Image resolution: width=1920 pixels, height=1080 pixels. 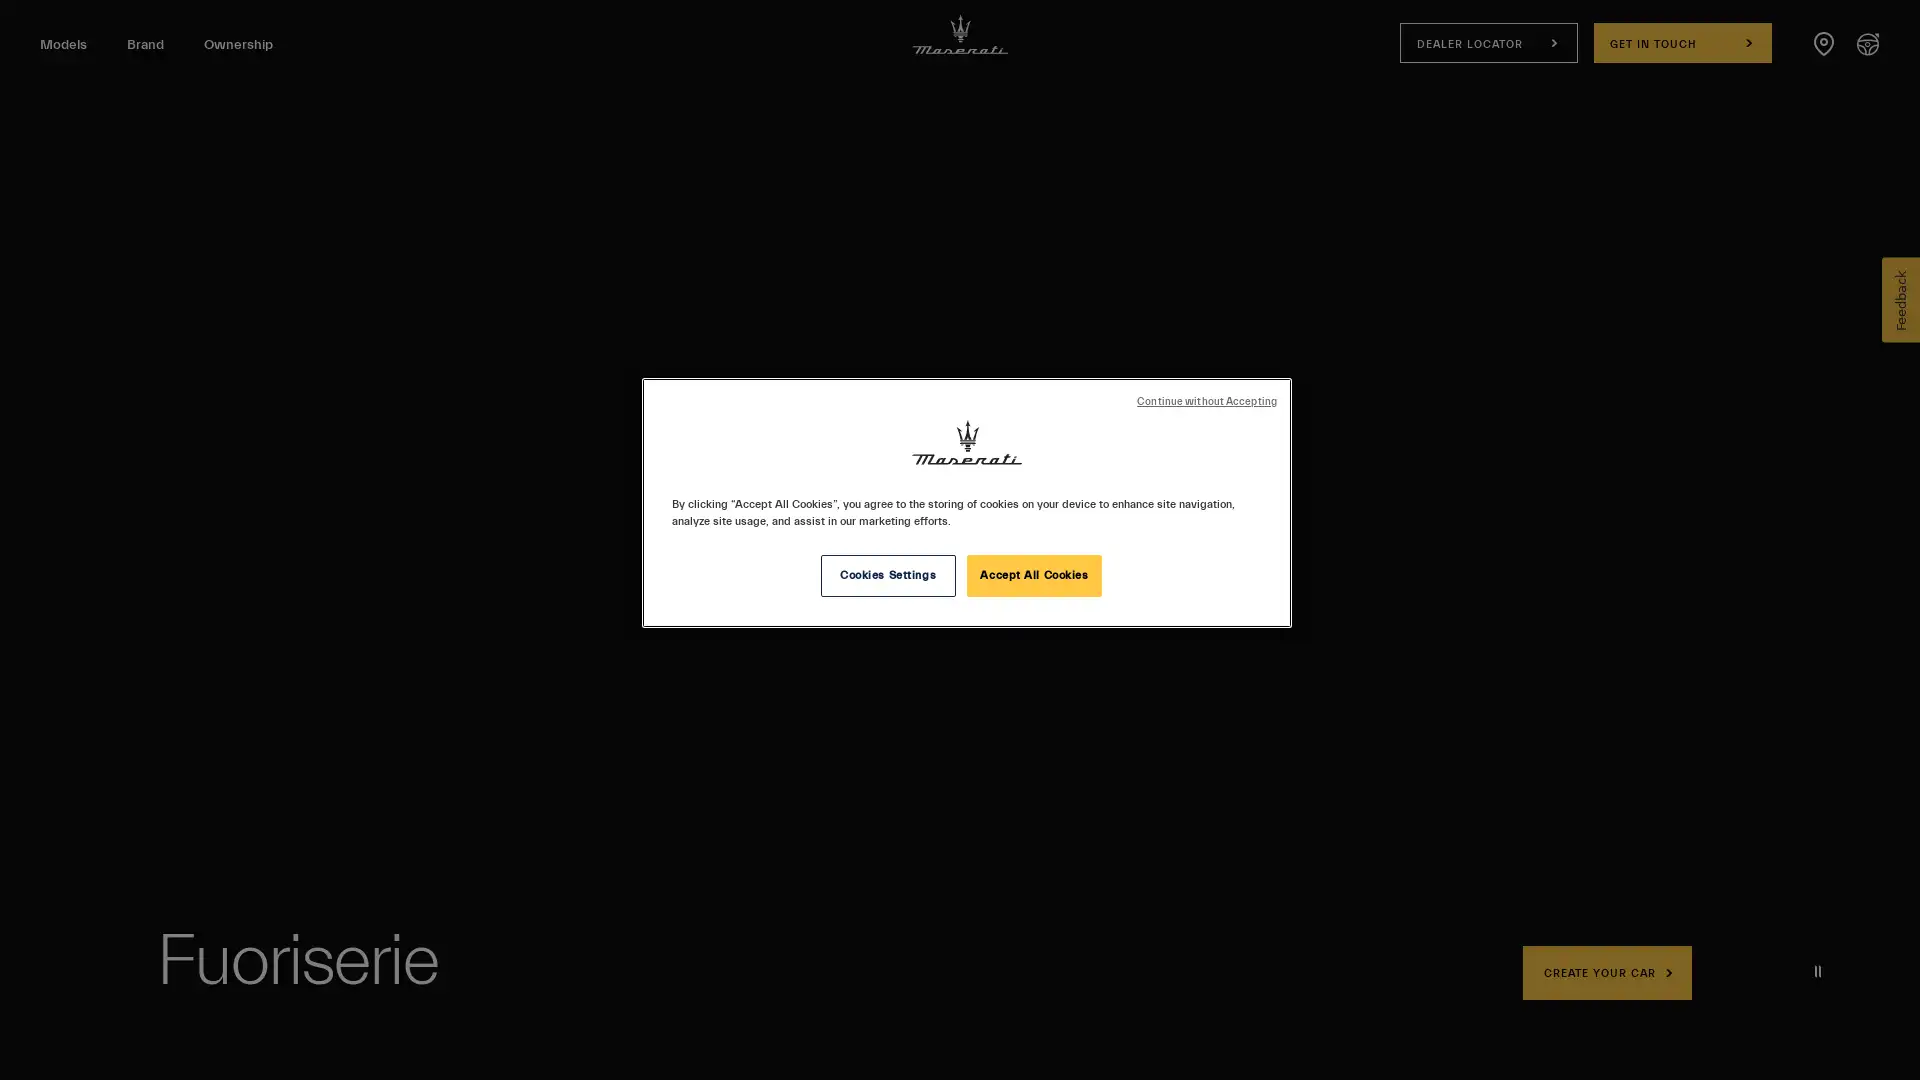 I want to click on Continue without Accepting, so click(x=1205, y=402).